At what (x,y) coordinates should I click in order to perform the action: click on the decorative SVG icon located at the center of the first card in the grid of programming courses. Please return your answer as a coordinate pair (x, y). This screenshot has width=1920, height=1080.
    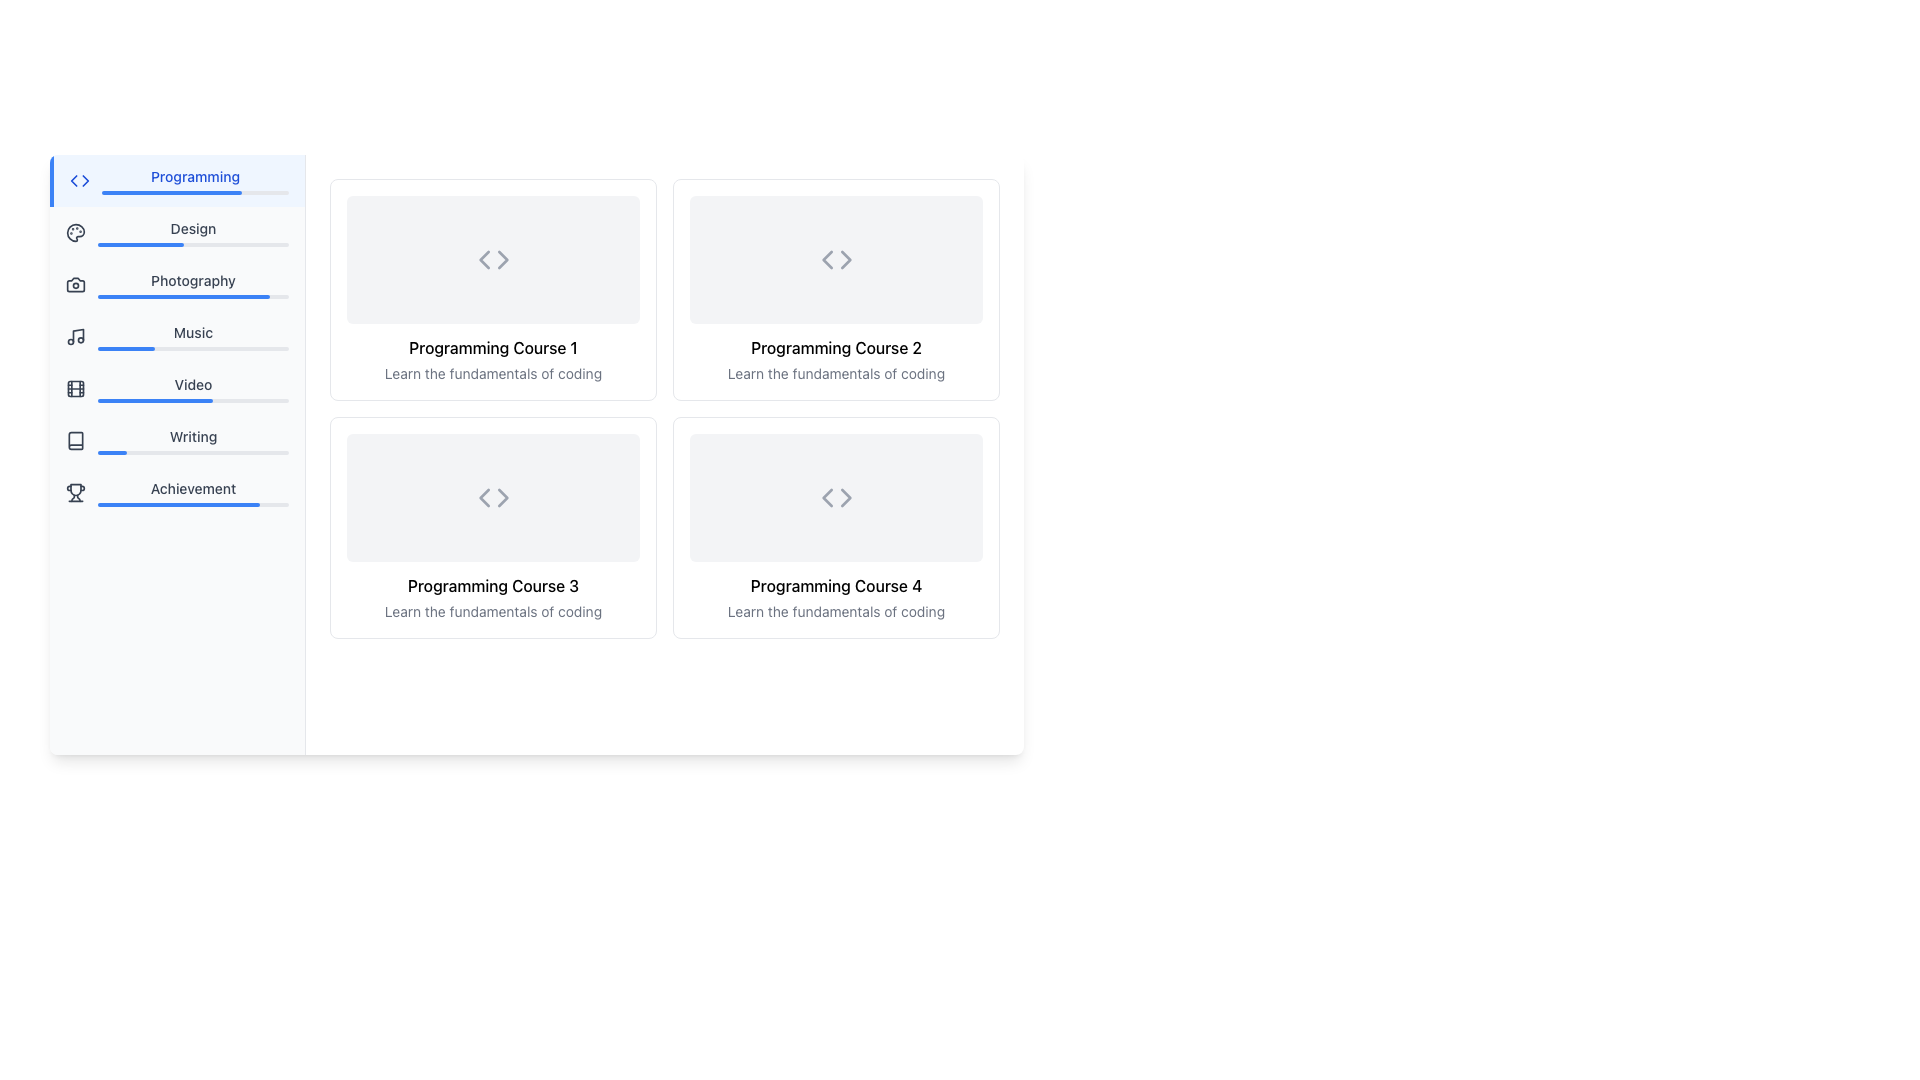
    Looking at the image, I should click on (493, 258).